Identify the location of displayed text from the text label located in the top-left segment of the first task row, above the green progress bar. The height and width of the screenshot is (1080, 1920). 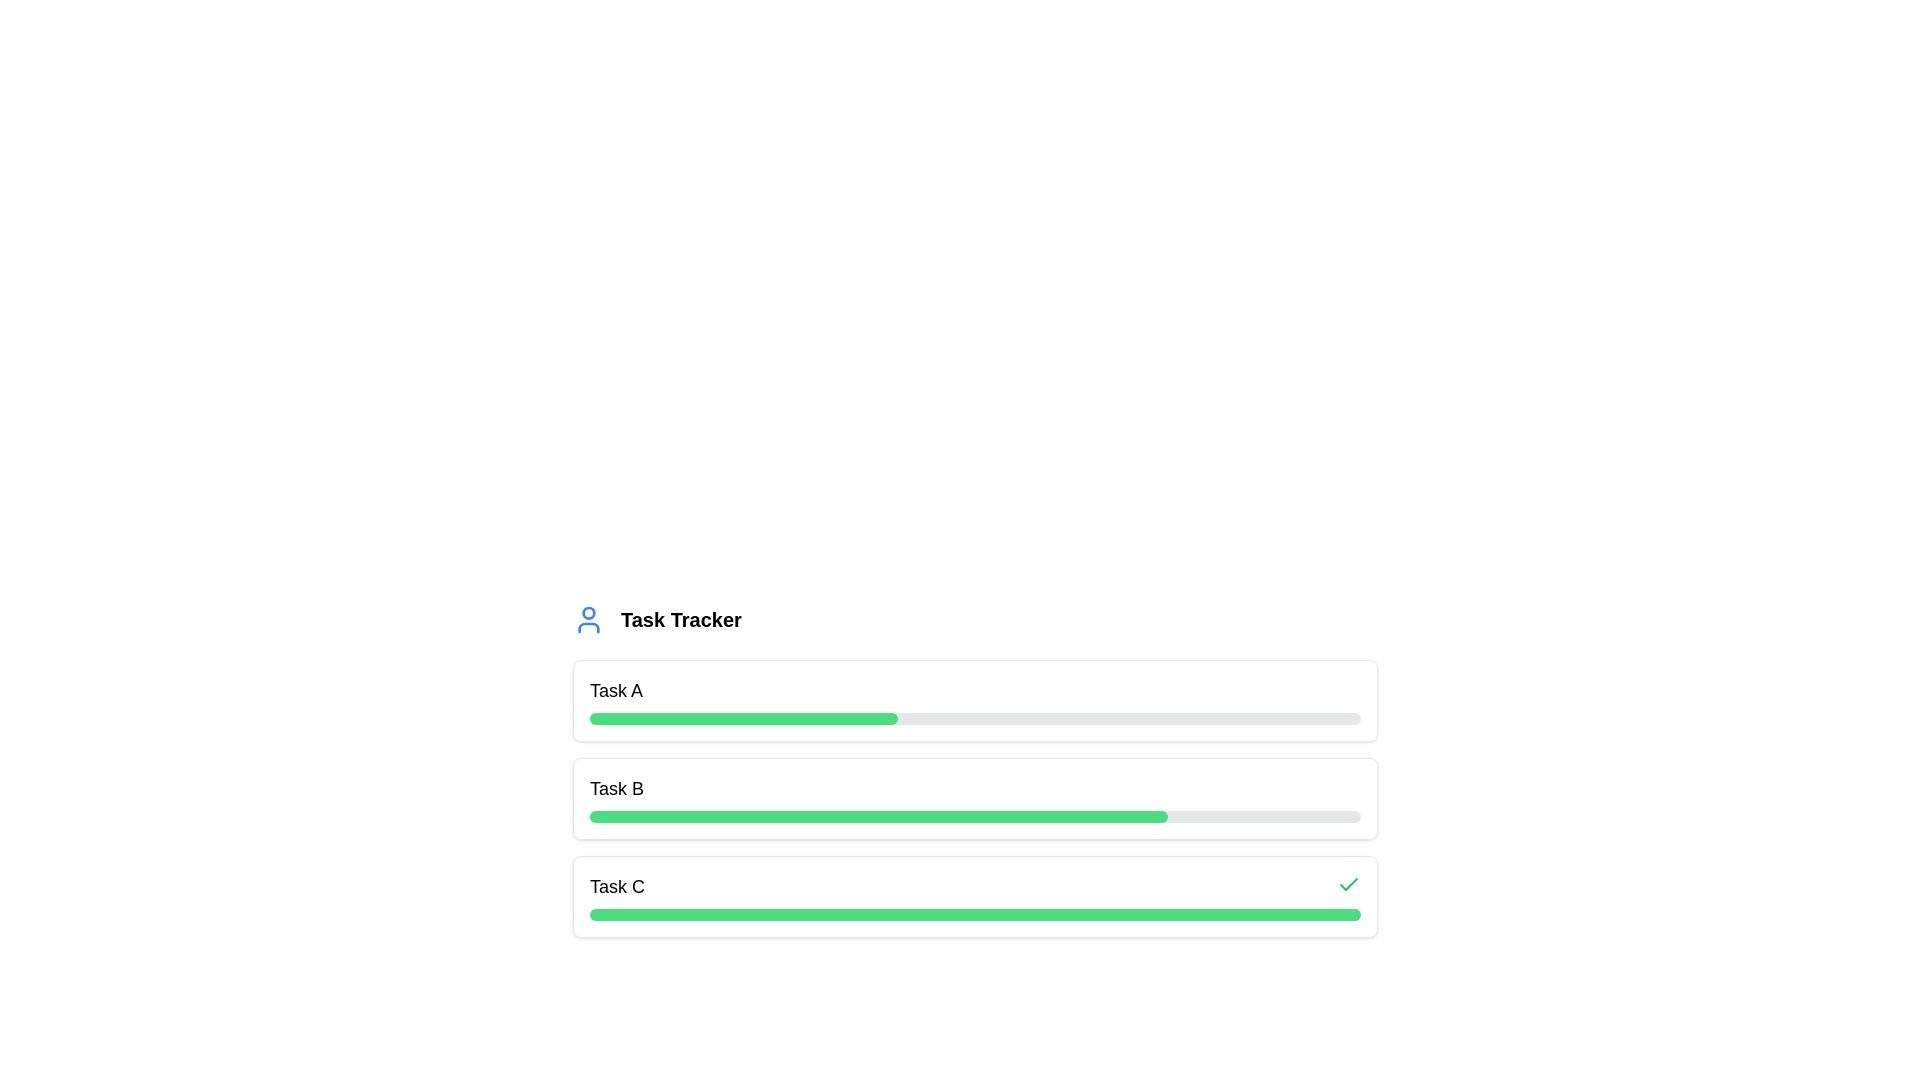
(615, 689).